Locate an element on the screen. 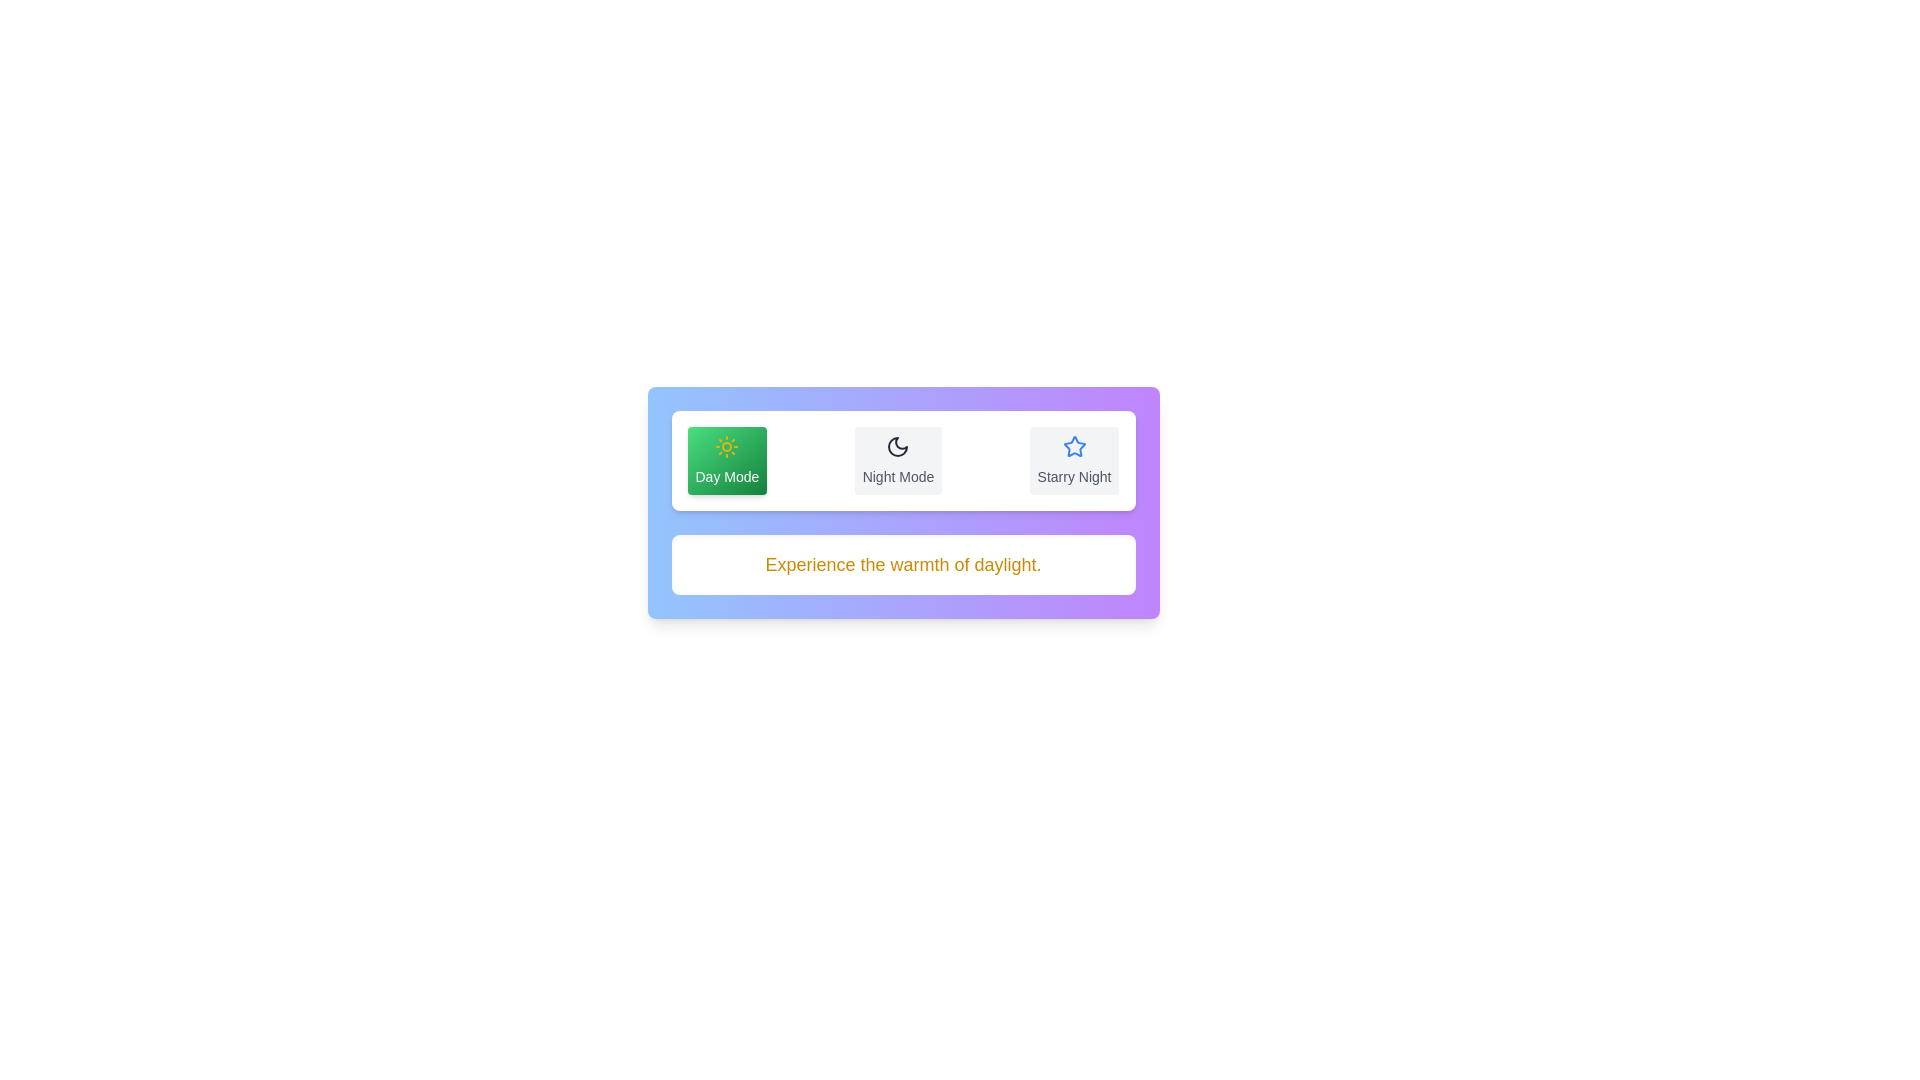 This screenshot has width=1920, height=1080. the 'Day Mode' button, which is the first button in a group of three, featuring a green gradient background, rounded corners, white text, and a yellow sun icon is located at coordinates (726, 461).